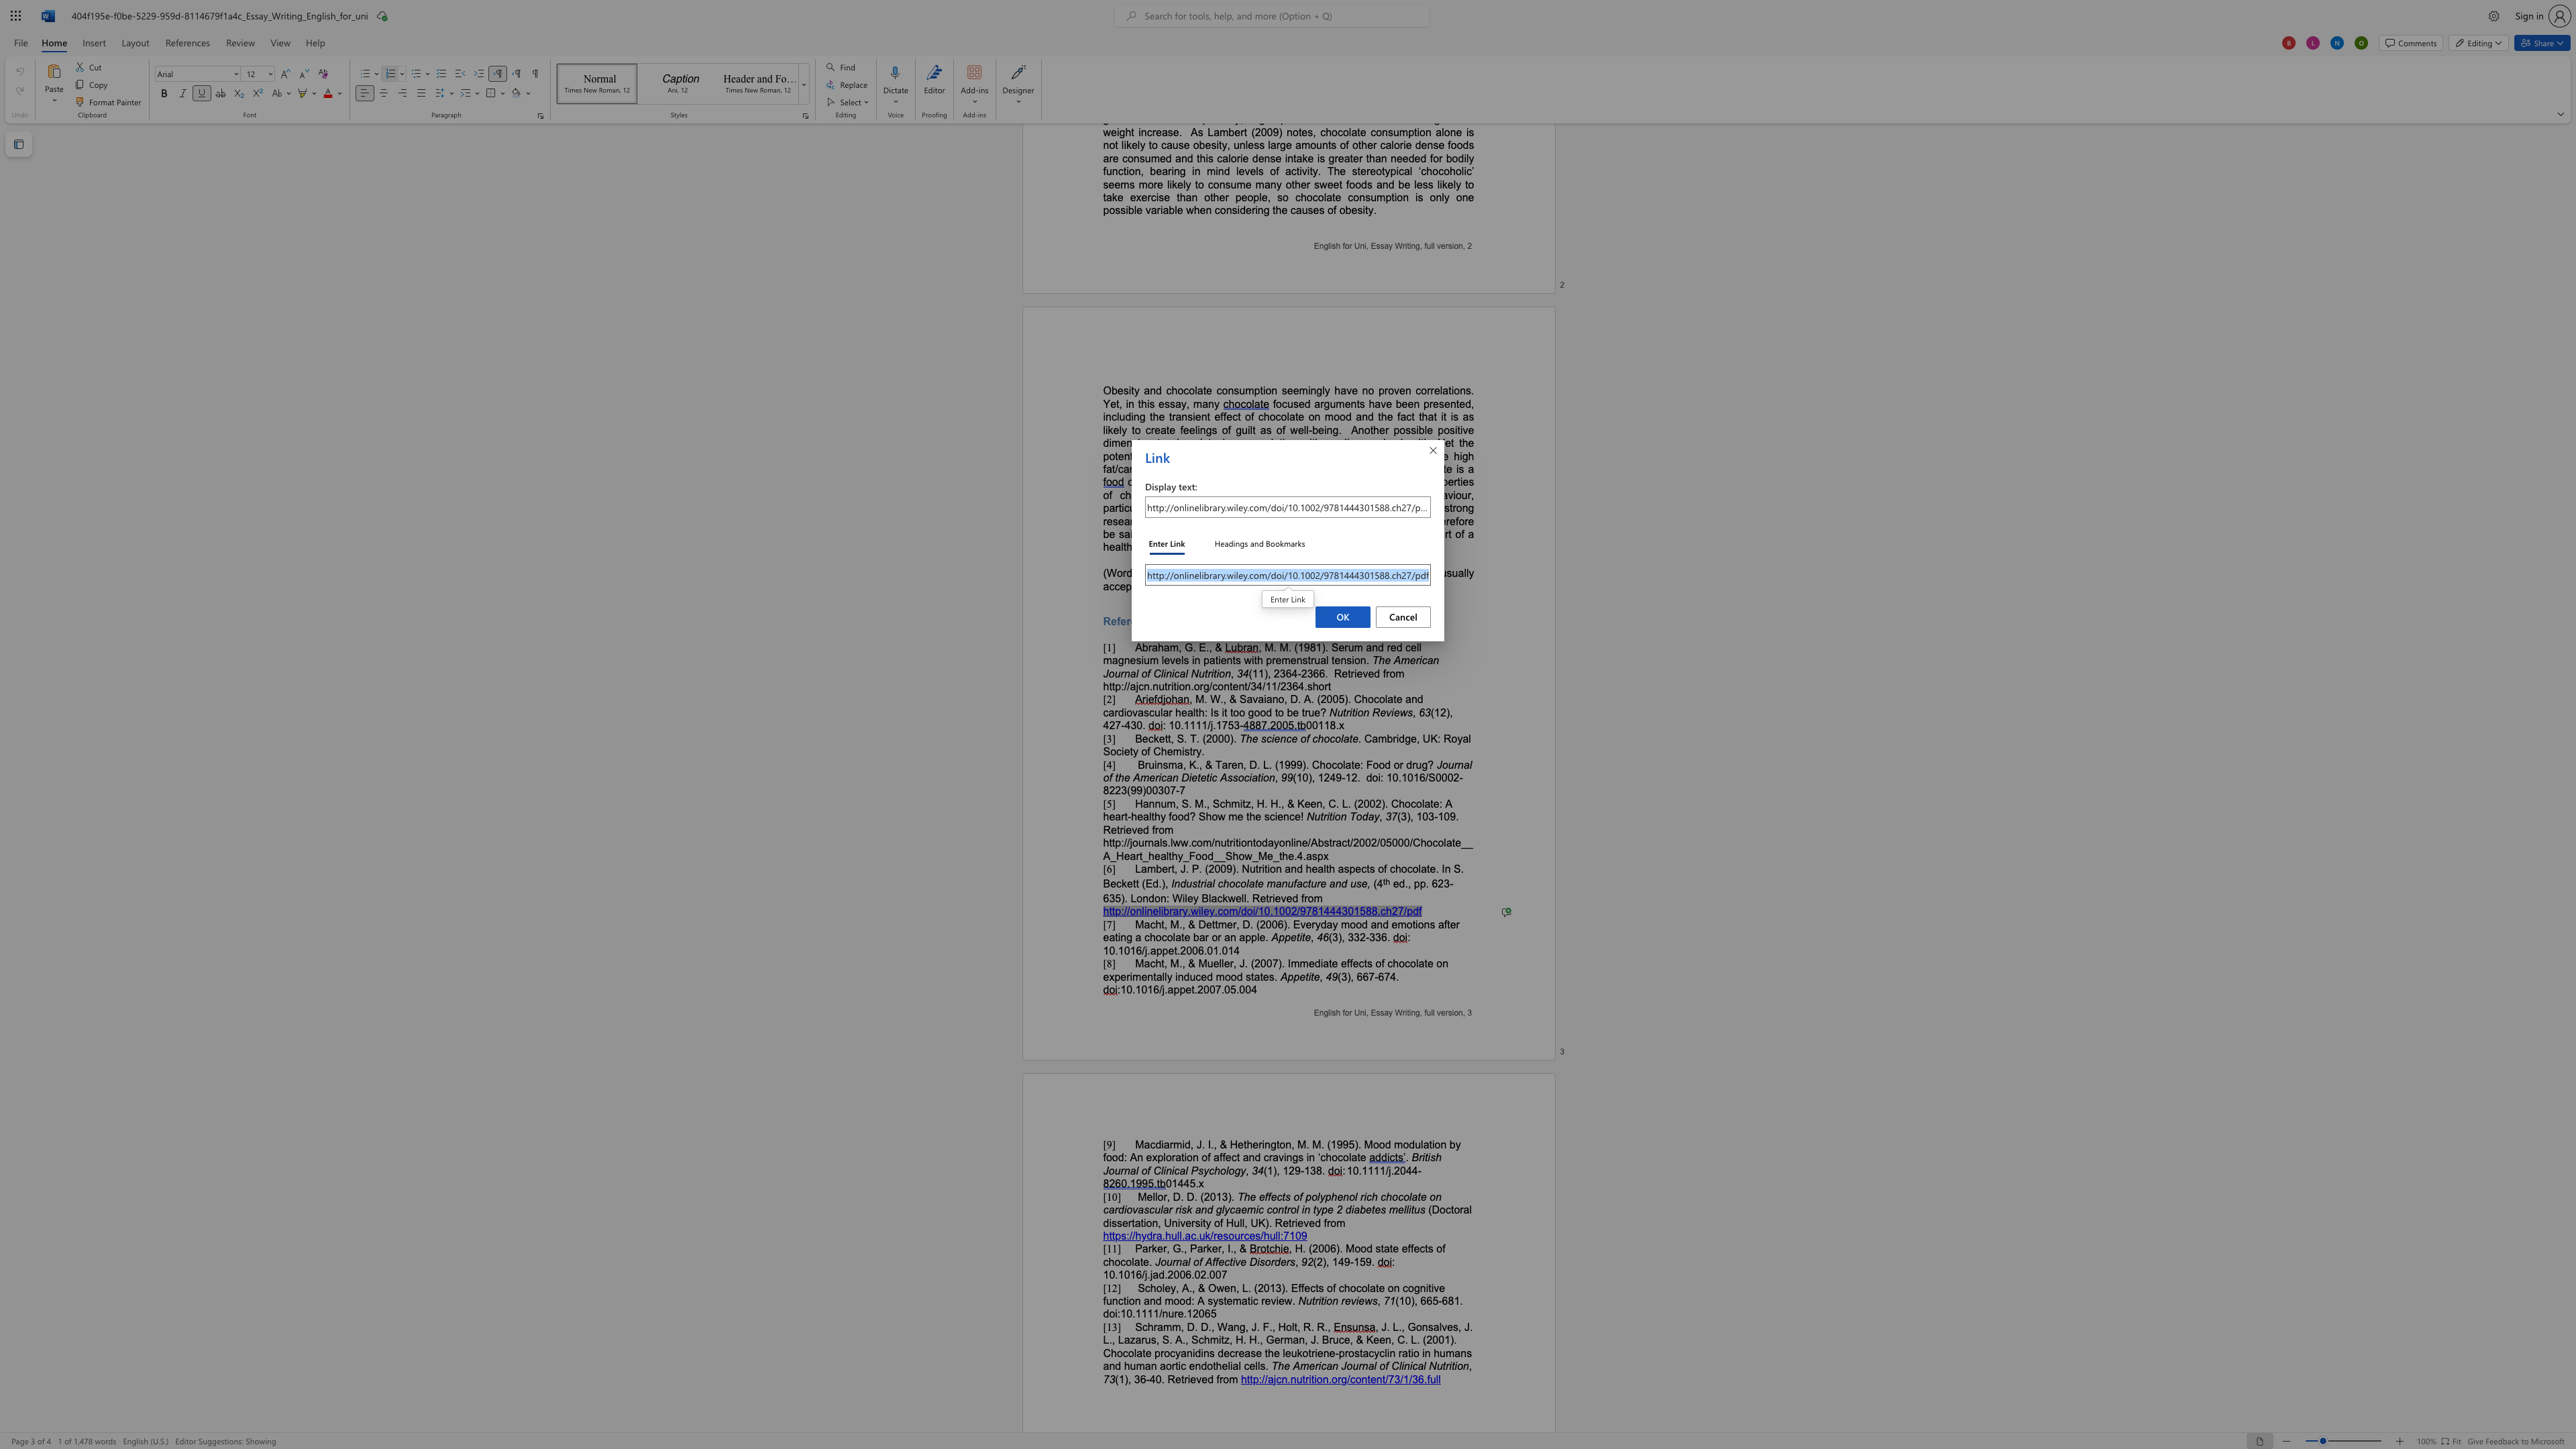  I want to click on the 1th character "h" in the text, so click(1149, 1326).